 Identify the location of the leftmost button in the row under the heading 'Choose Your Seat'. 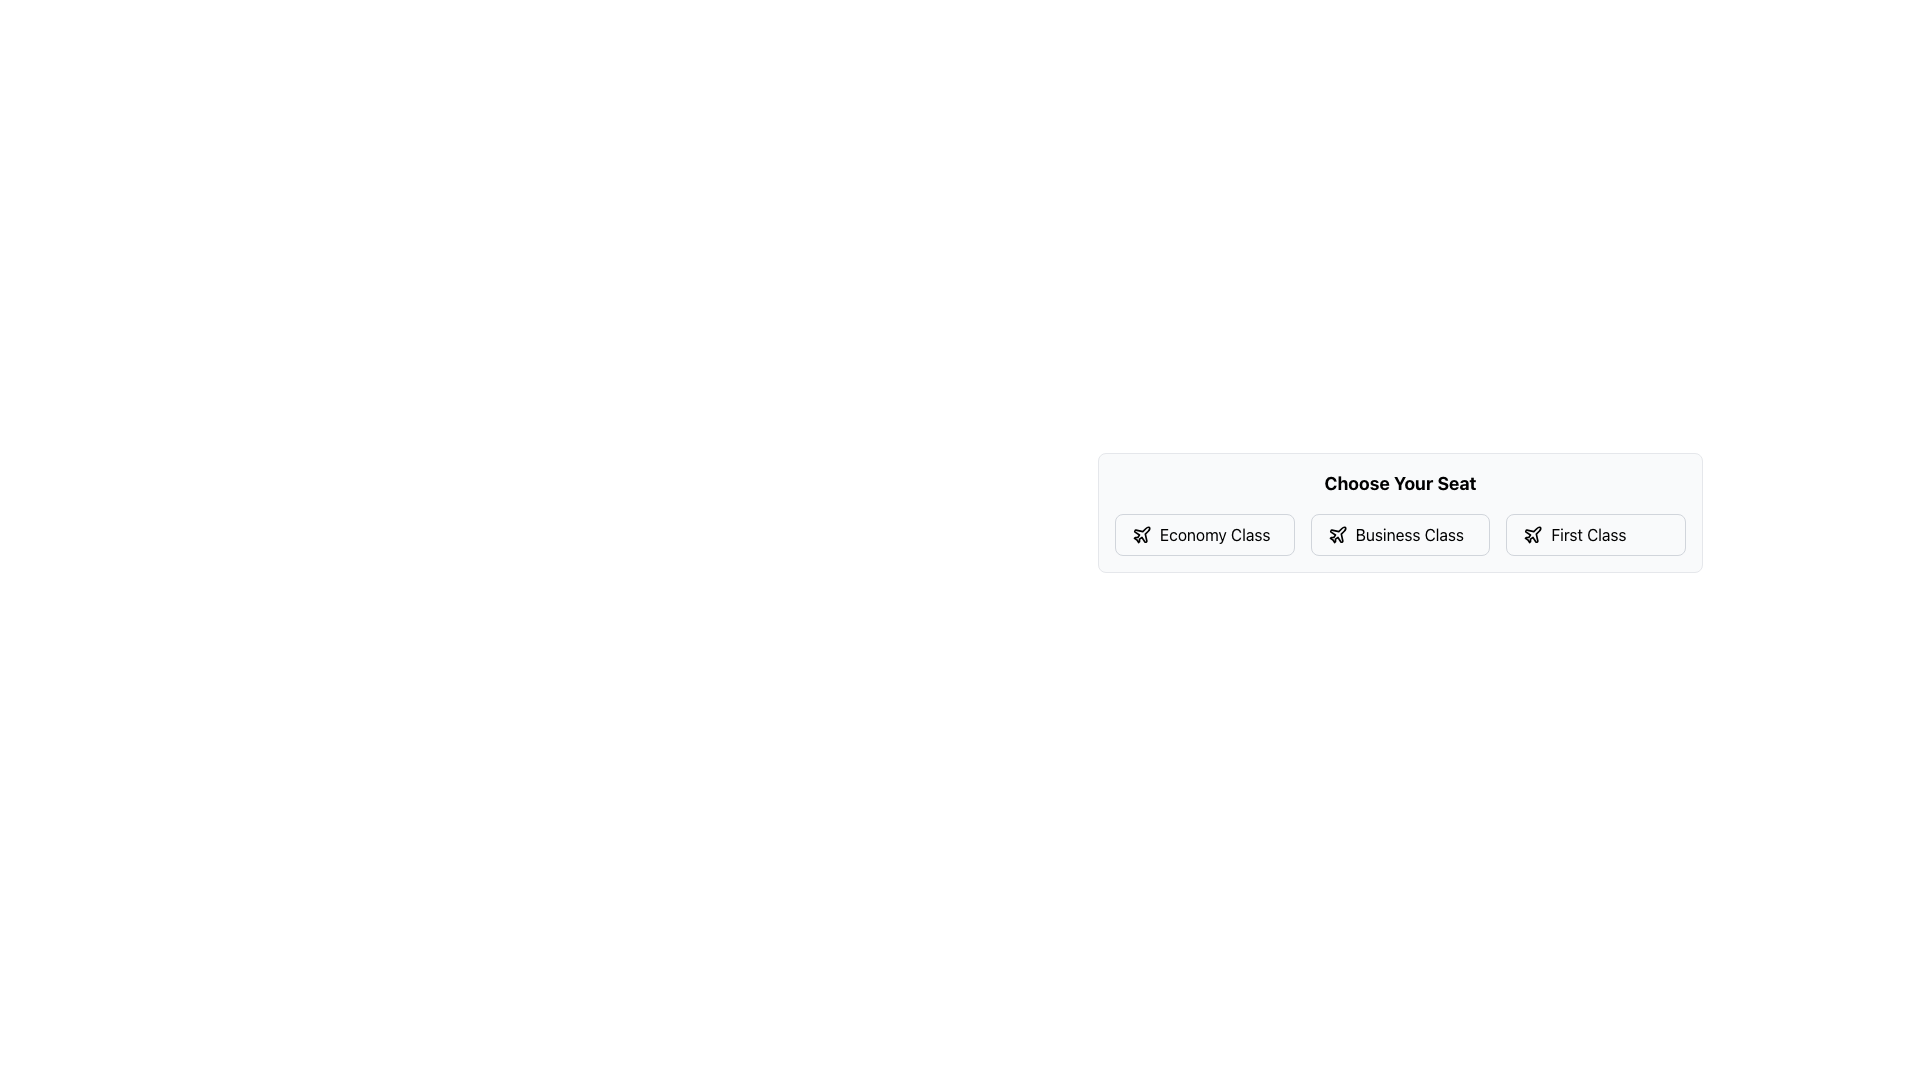
(1203, 534).